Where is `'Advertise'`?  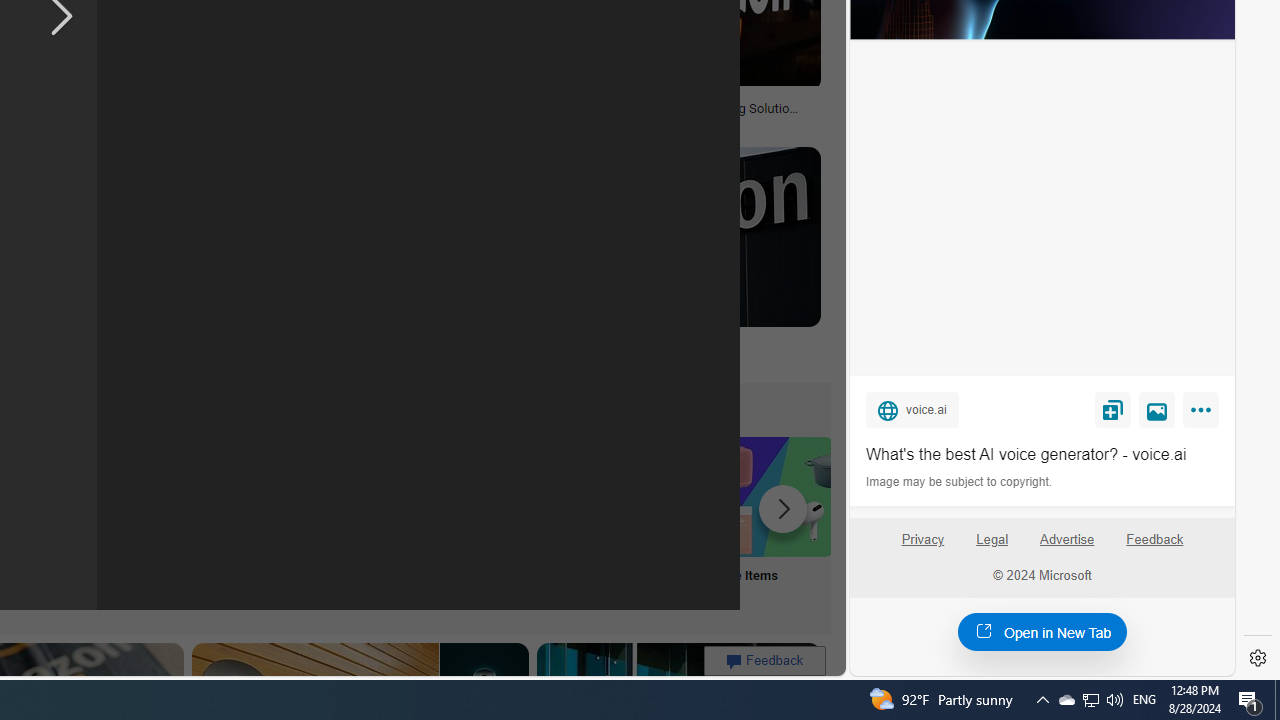
'Advertise' is located at coordinates (1066, 547).